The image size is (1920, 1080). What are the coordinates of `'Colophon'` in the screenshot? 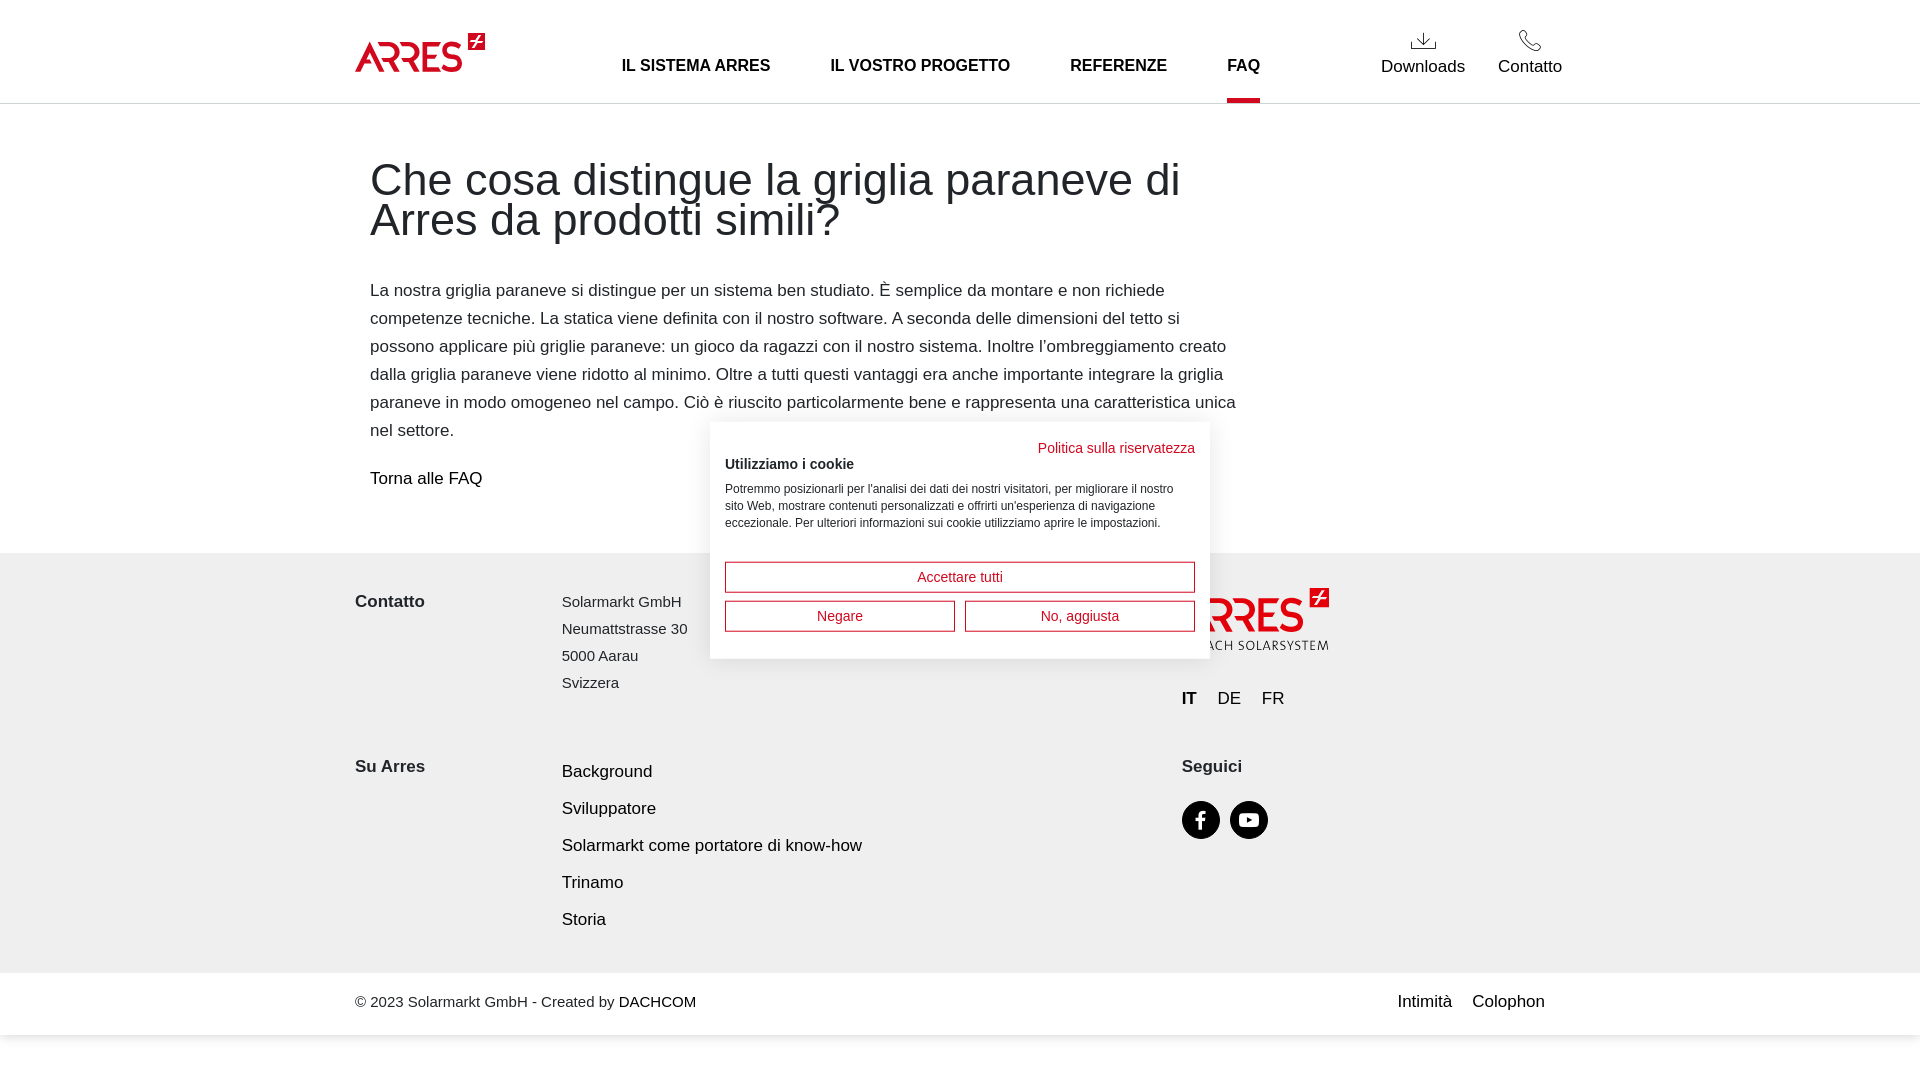 It's located at (1513, 1001).